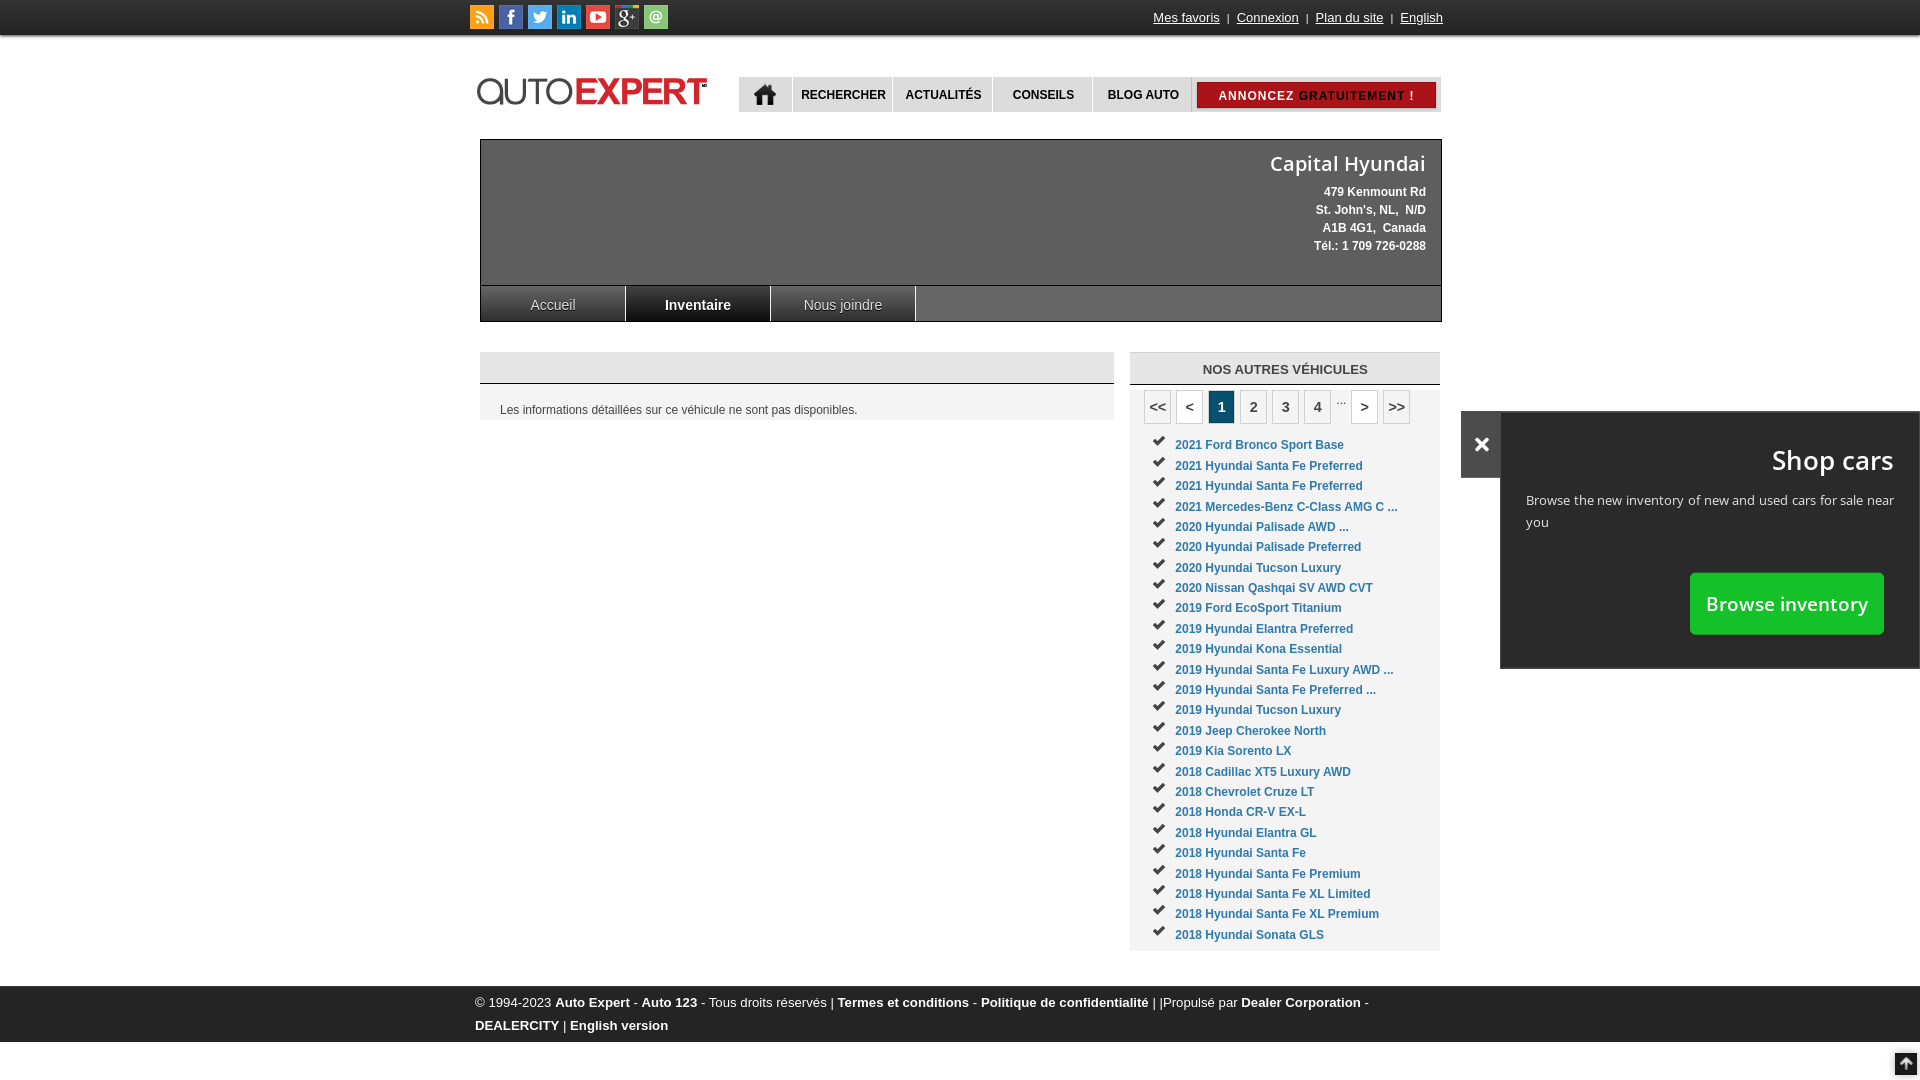  I want to click on '2019 Hyundai Santa Fe Luxury AWD ...', so click(1283, 670).